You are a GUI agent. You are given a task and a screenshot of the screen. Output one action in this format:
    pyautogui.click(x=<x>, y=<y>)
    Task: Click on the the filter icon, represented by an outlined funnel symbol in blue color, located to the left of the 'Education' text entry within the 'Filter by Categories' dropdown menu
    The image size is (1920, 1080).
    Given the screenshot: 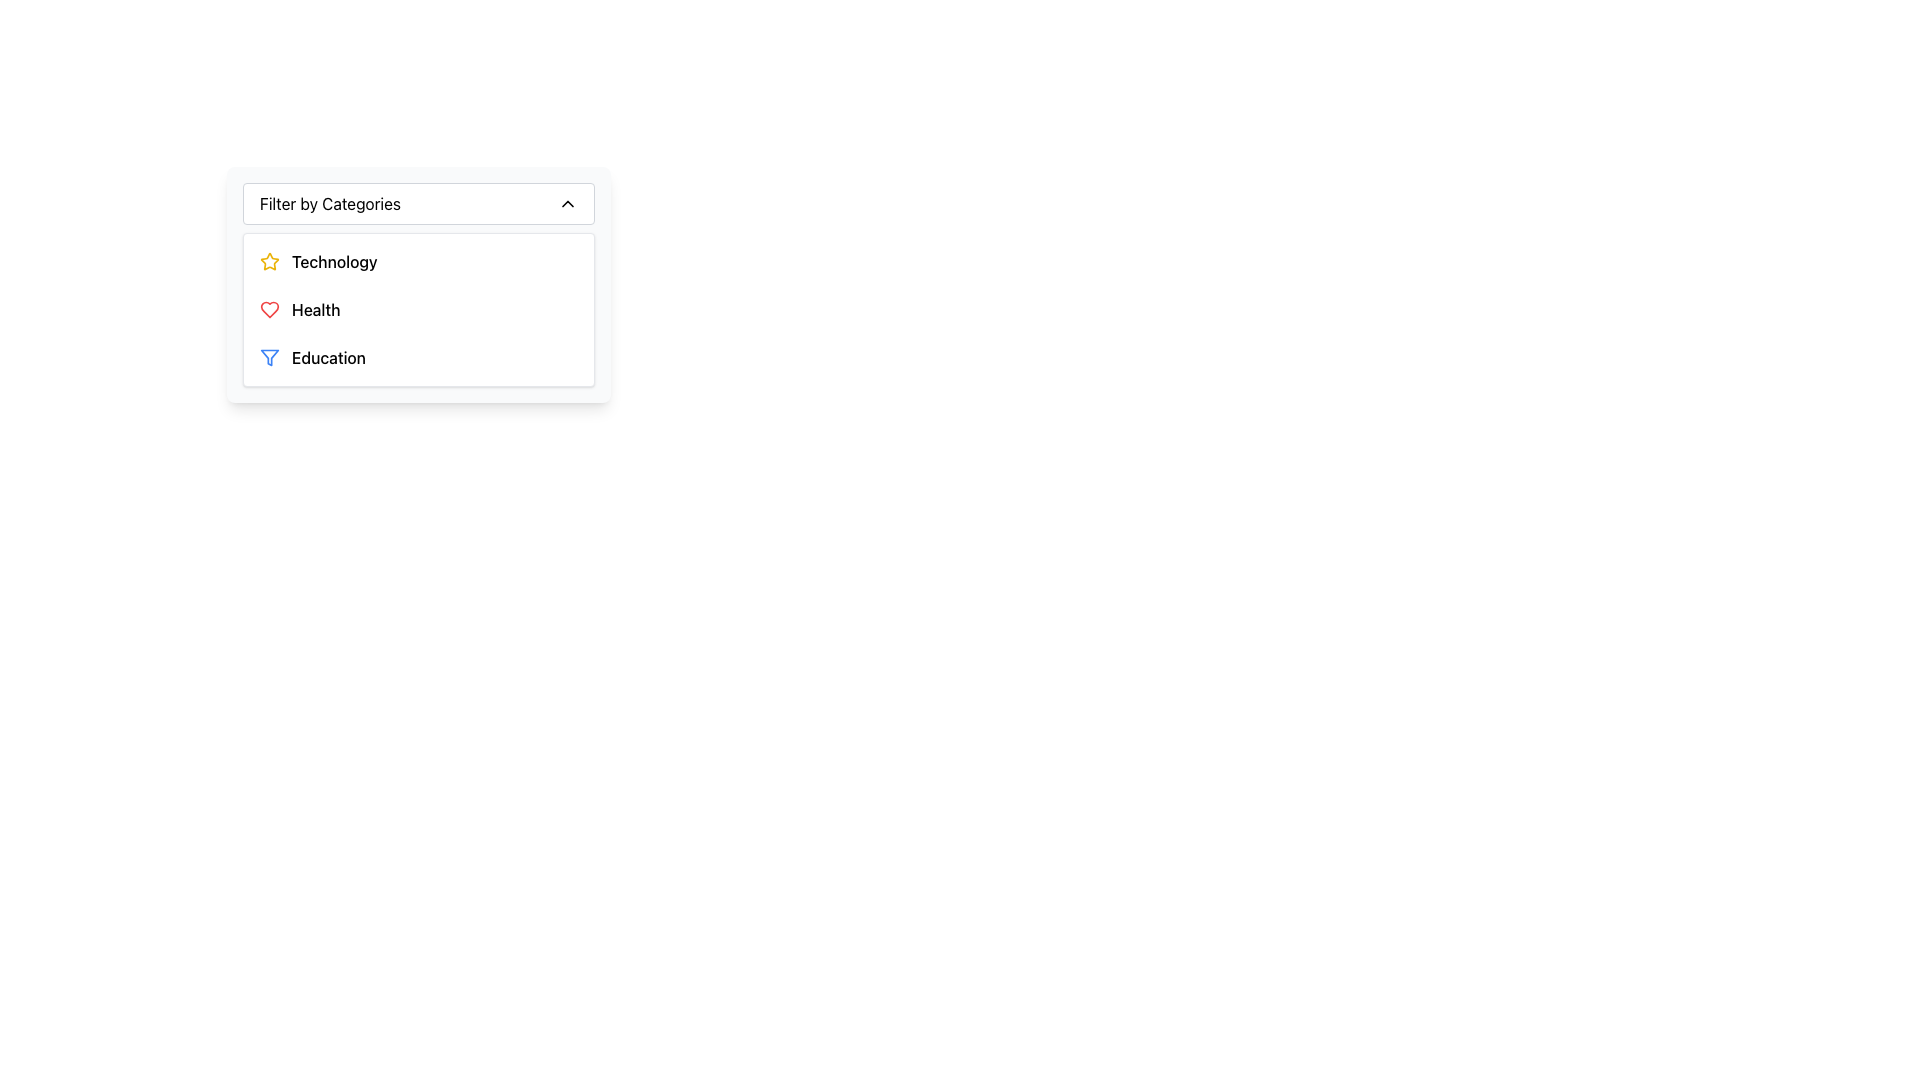 What is the action you would take?
    pyautogui.click(x=268, y=357)
    